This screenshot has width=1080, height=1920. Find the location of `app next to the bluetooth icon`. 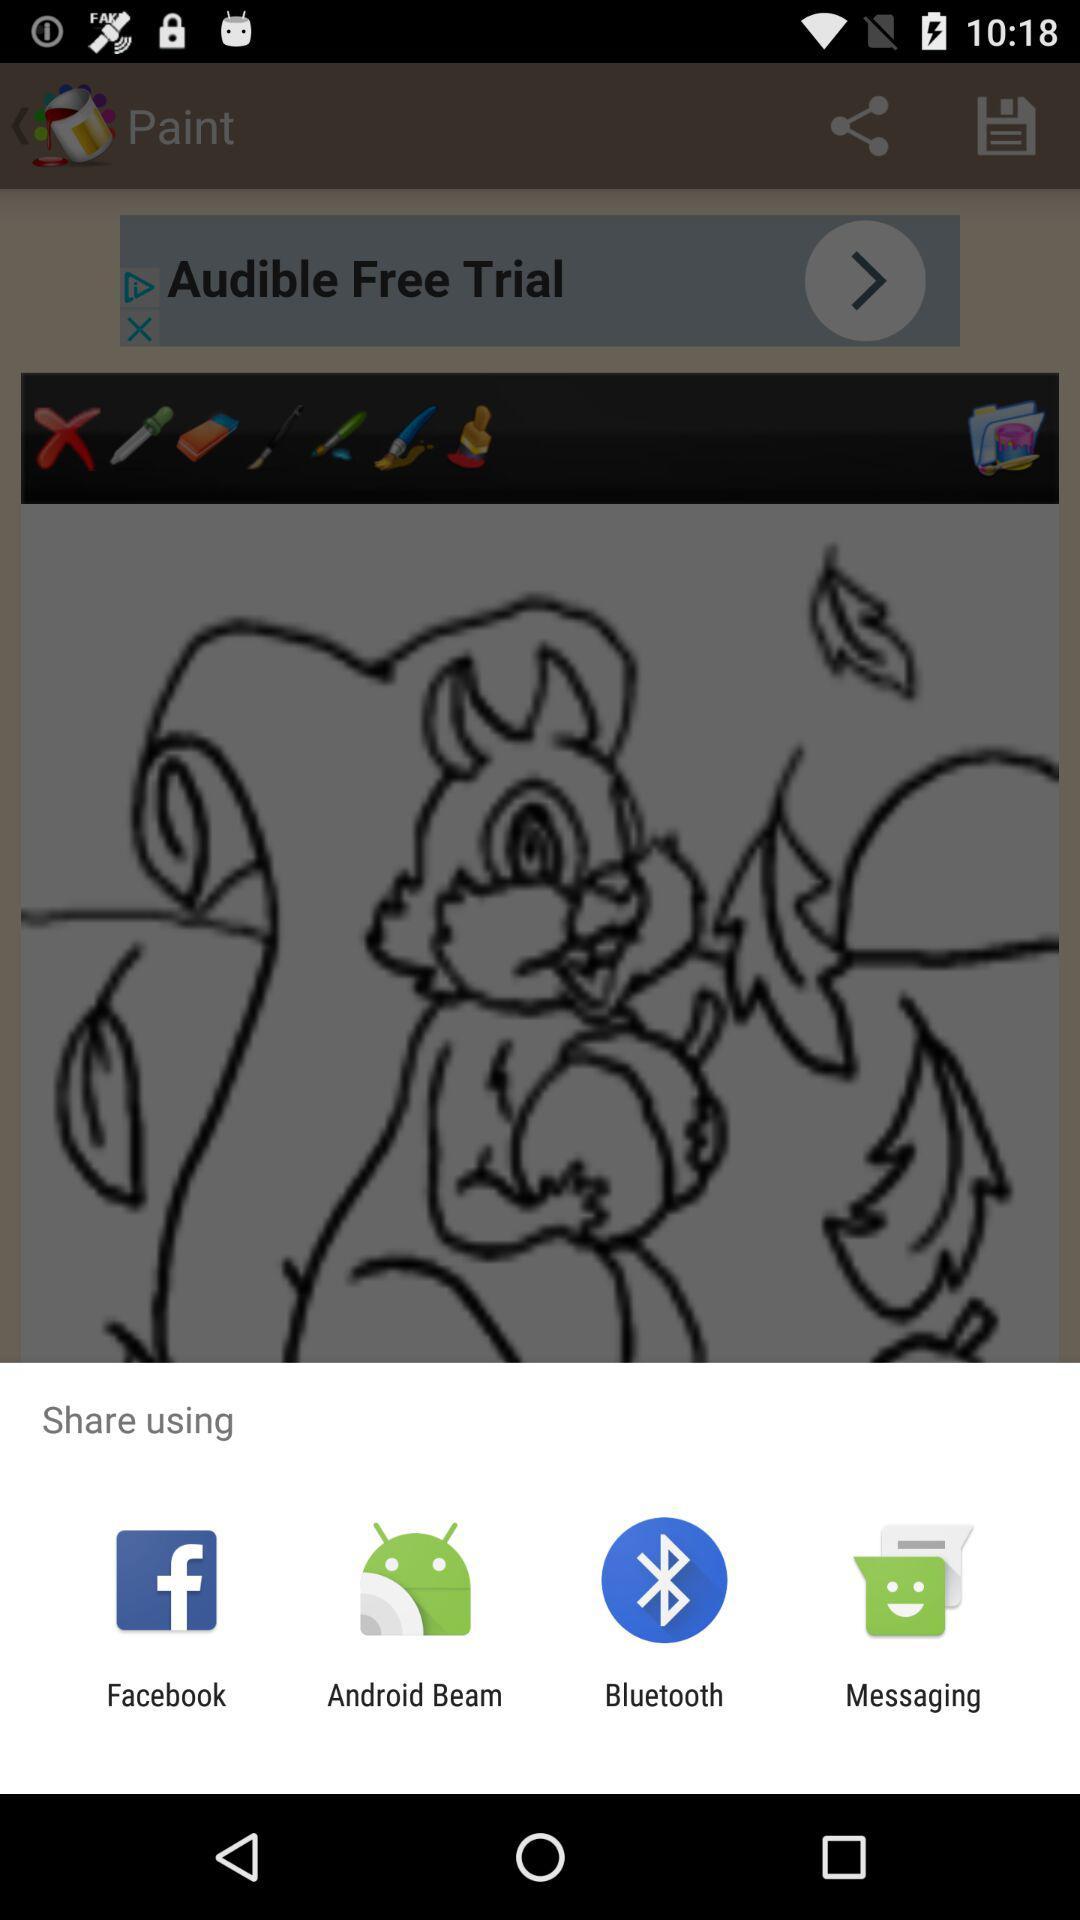

app next to the bluetooth icon is located at coordinates (414, 1711).